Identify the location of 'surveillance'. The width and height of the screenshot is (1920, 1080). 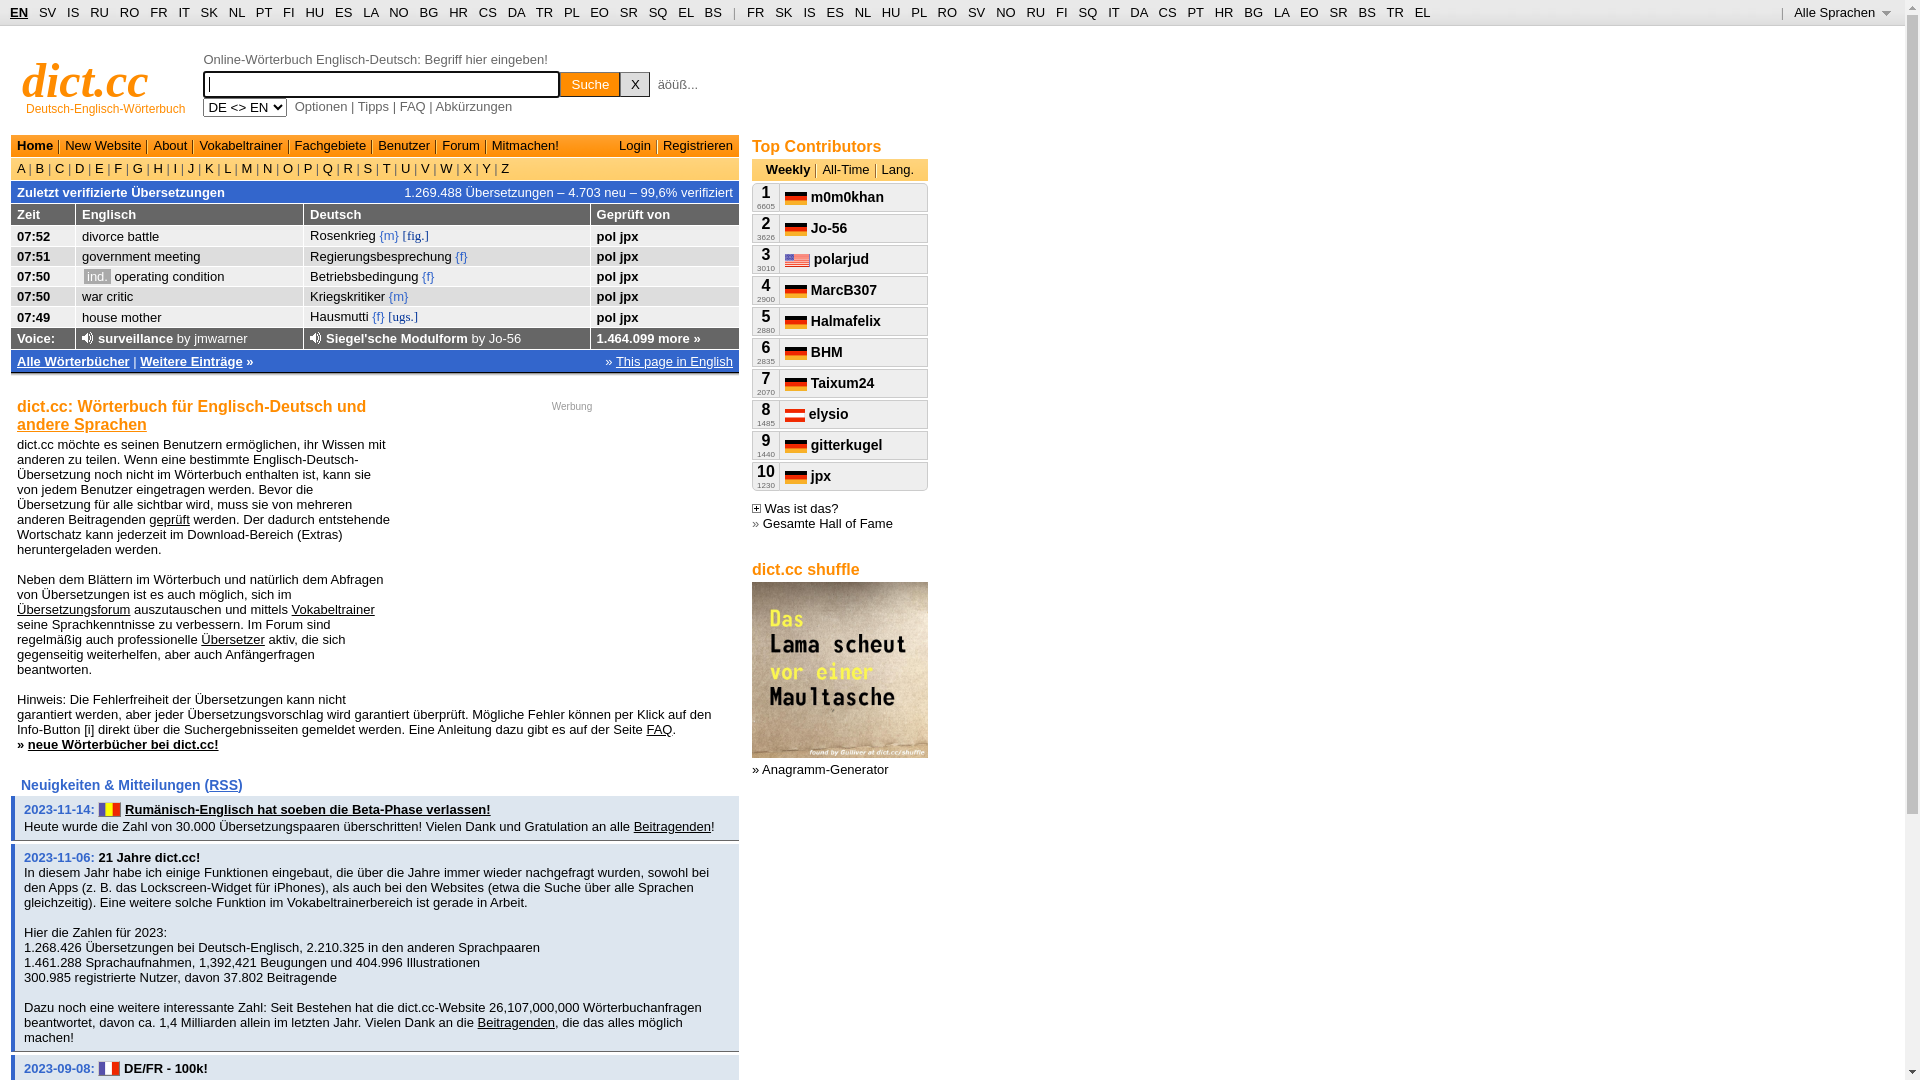
(134, 337).